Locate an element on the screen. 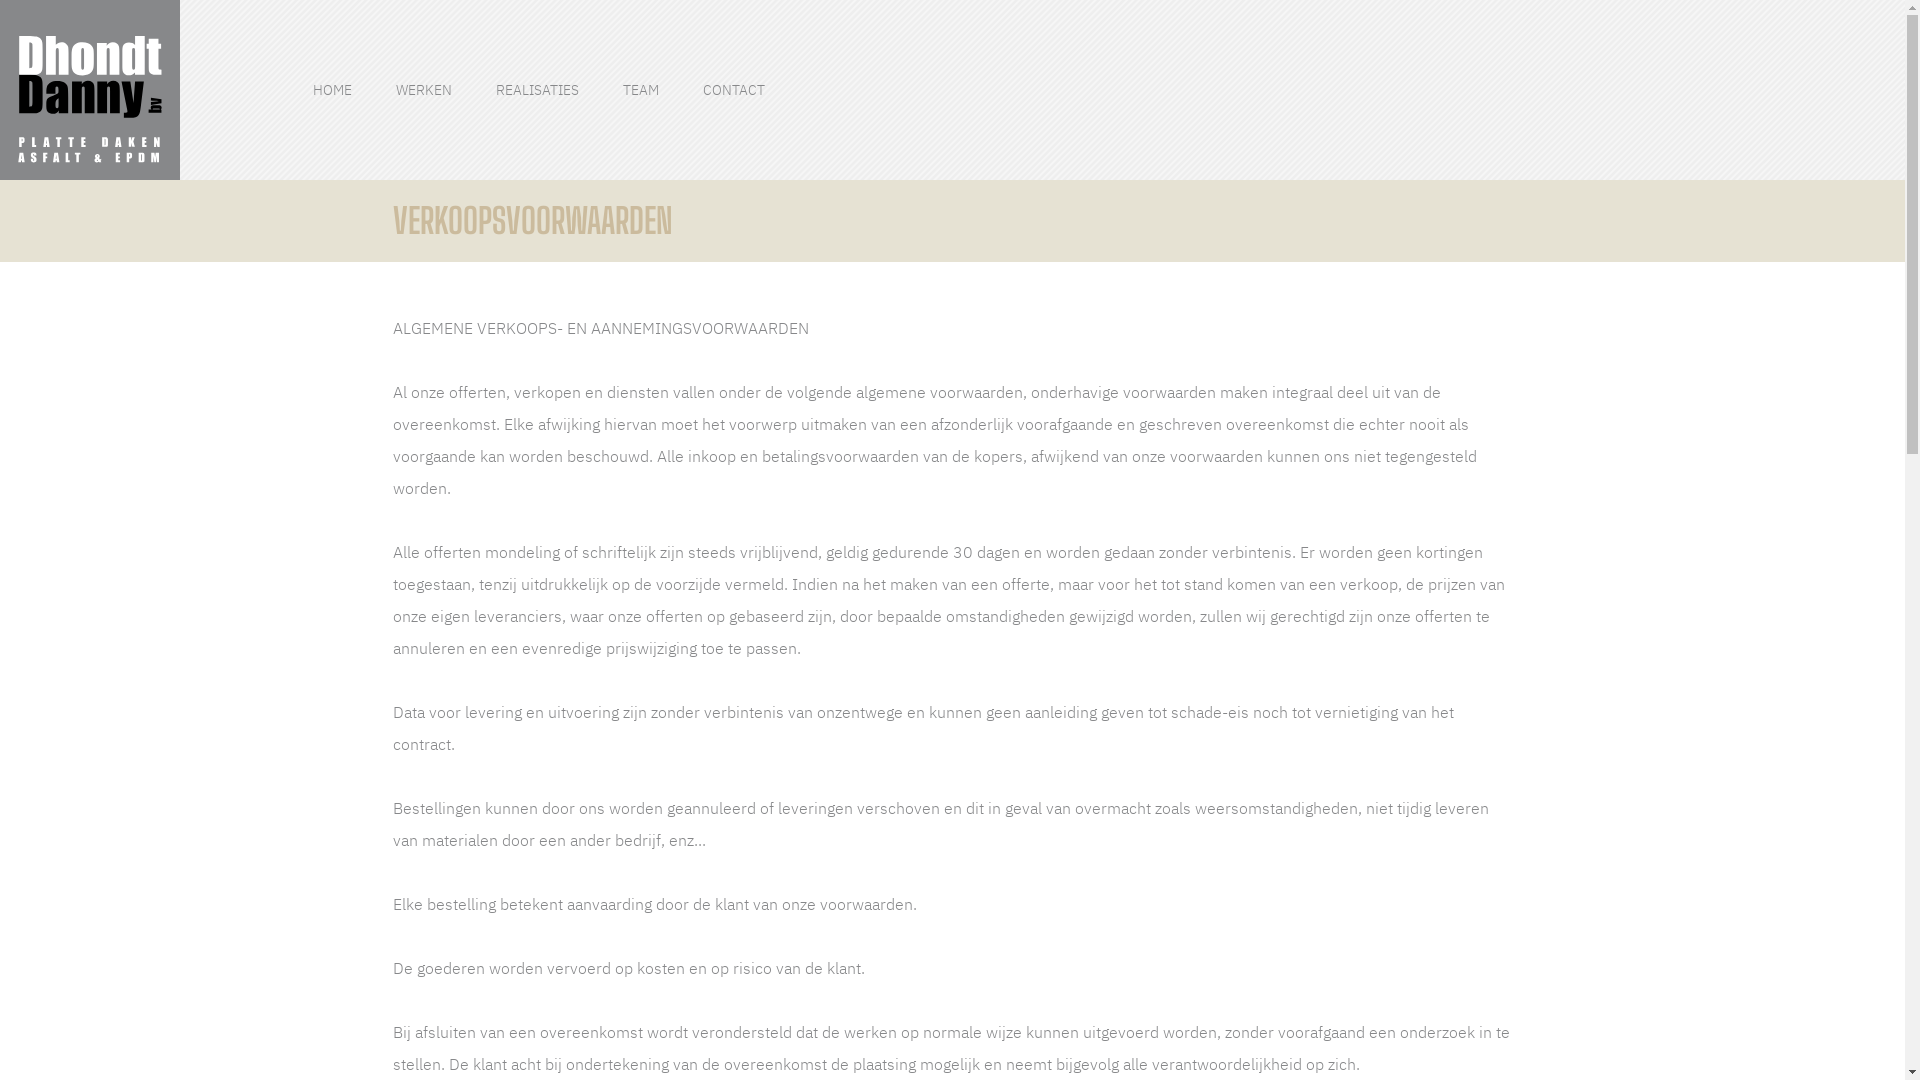 The width and height of the screenshot is (1920, 1080). 'CONTACT' is located at coordinates (733, 90).